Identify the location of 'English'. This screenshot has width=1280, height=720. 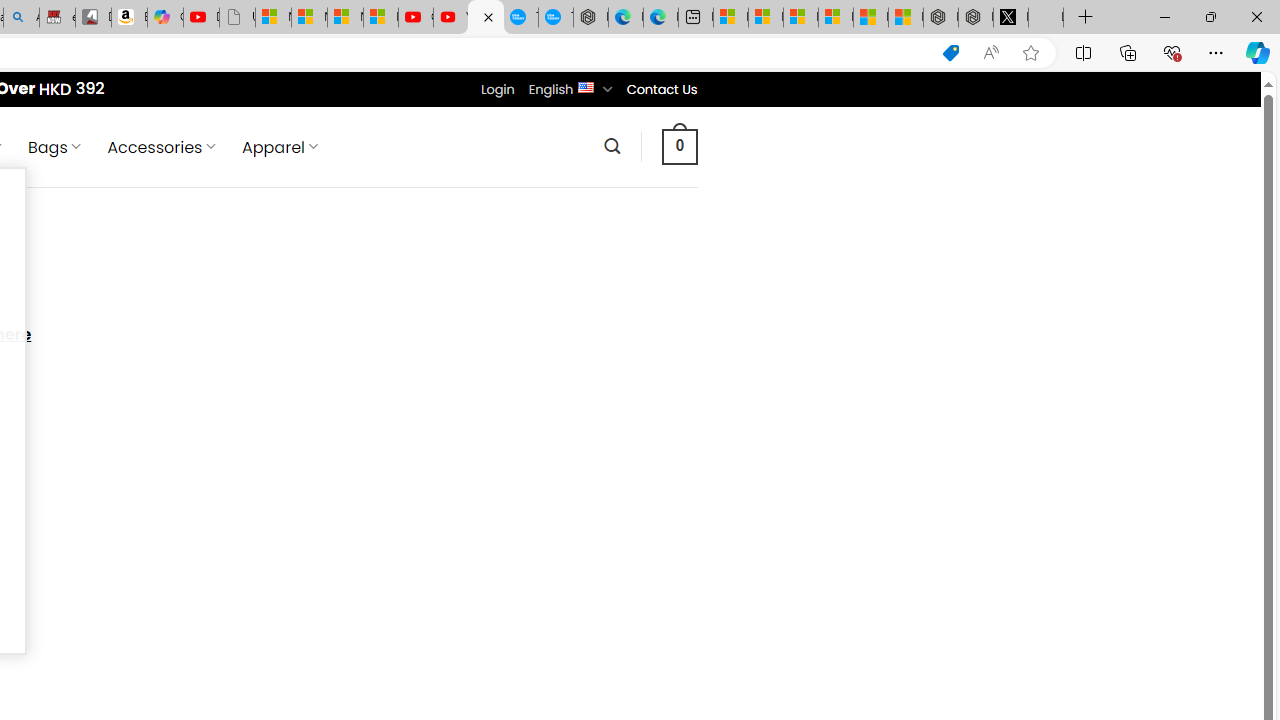
(585, 85).